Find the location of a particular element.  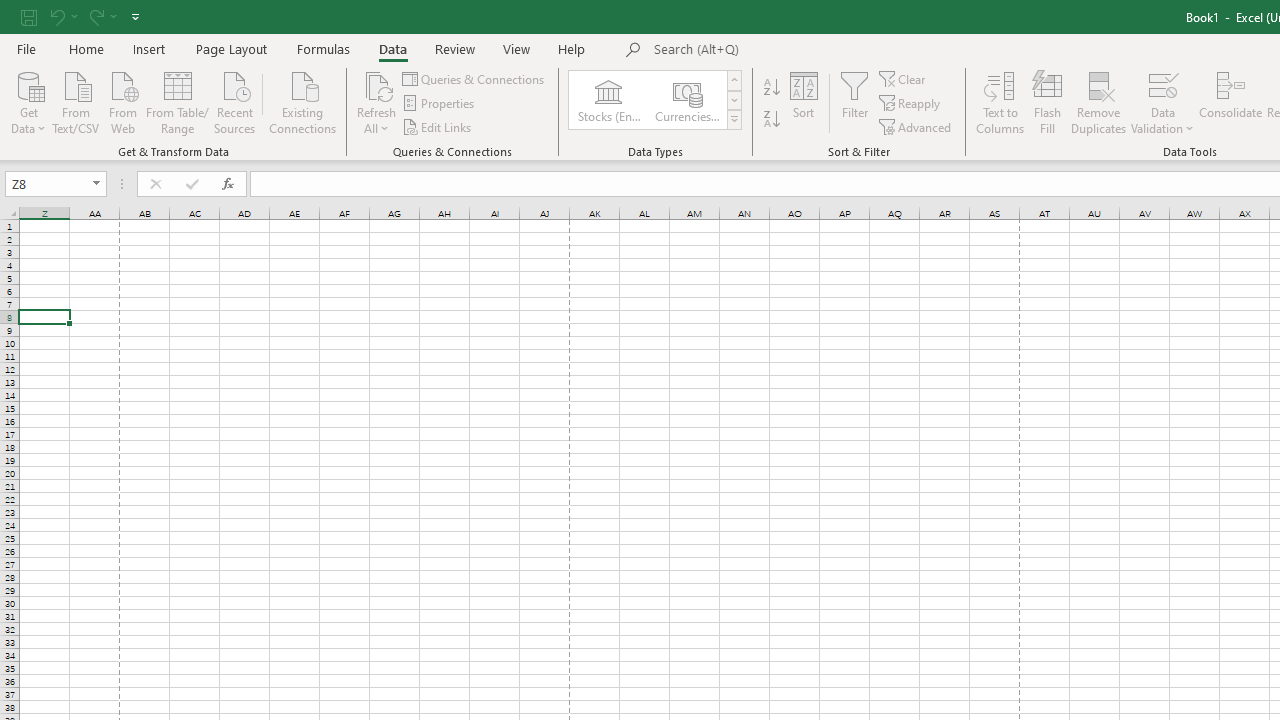

'Get Data' is located at coordinates (28, 101).